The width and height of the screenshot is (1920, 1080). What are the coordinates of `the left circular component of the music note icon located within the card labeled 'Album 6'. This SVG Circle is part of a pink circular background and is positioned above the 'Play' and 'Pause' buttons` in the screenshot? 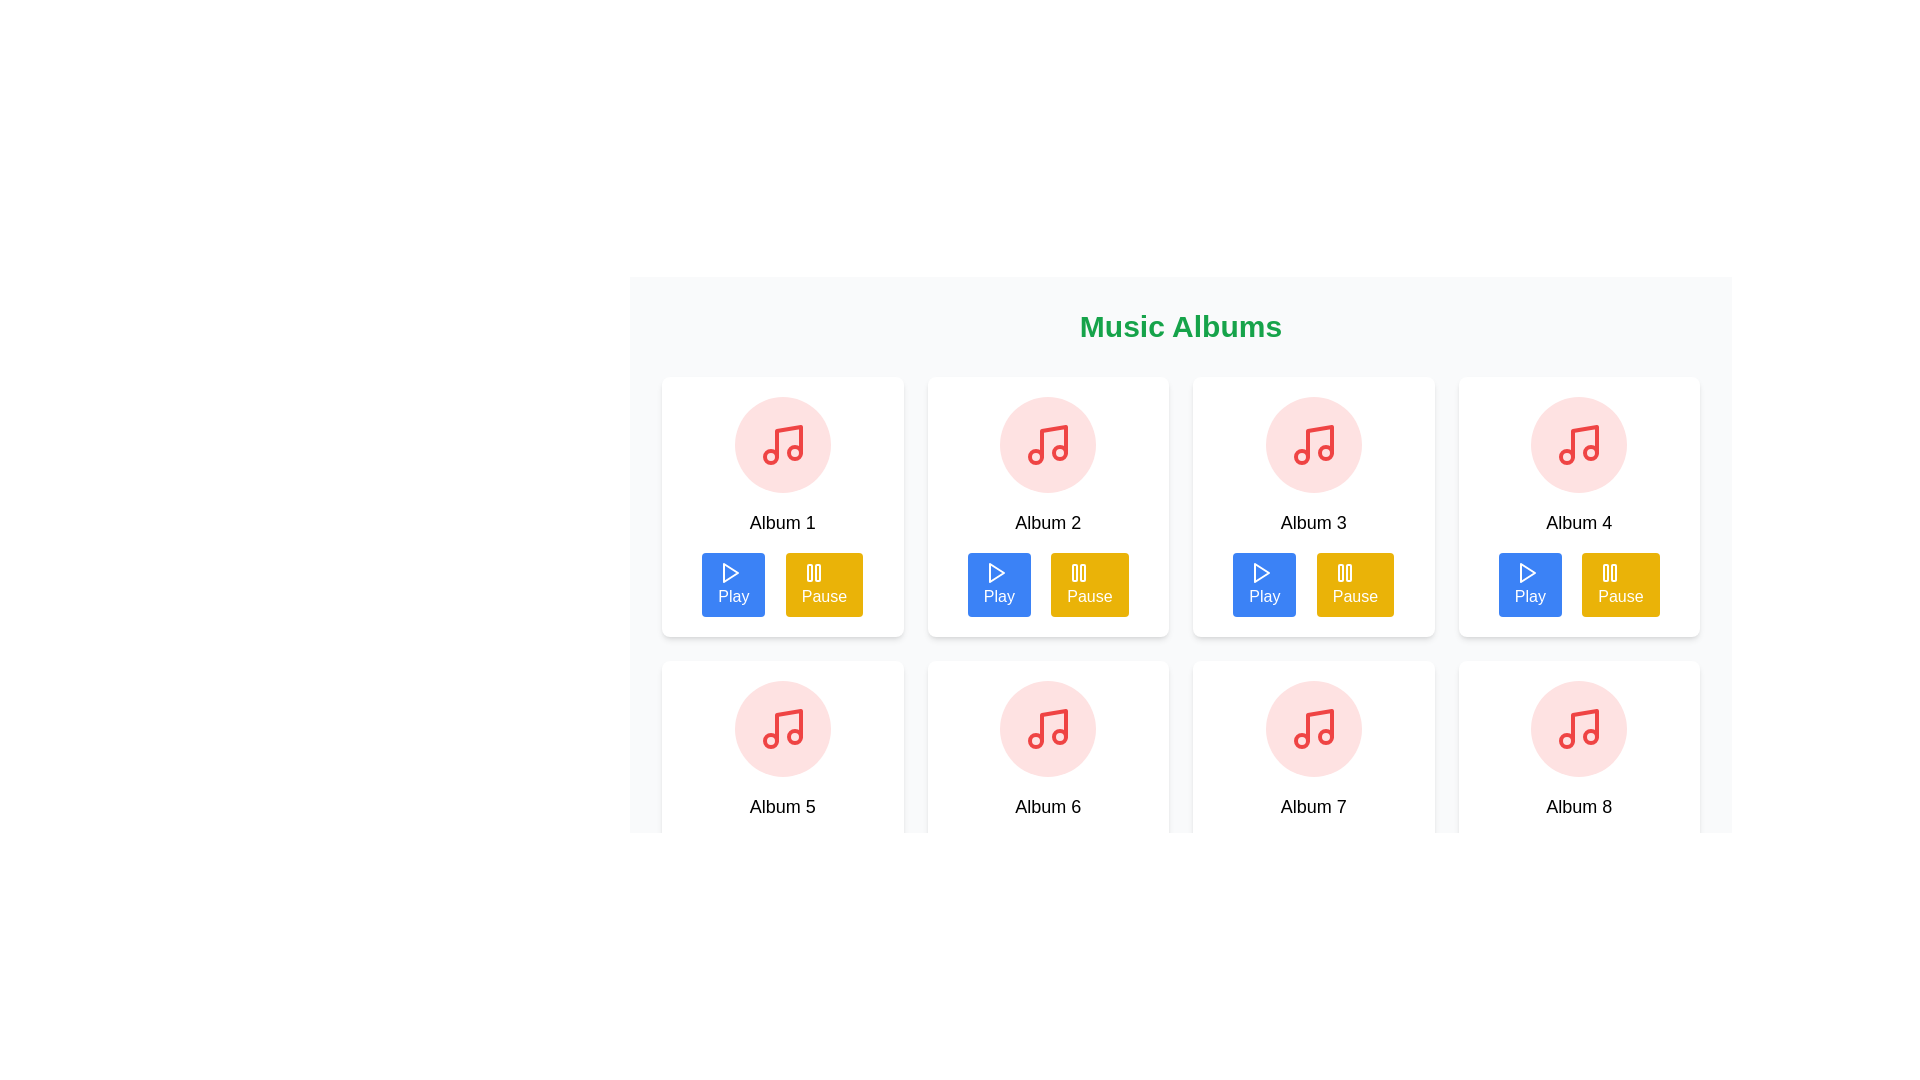 It's located at (1036, 740).